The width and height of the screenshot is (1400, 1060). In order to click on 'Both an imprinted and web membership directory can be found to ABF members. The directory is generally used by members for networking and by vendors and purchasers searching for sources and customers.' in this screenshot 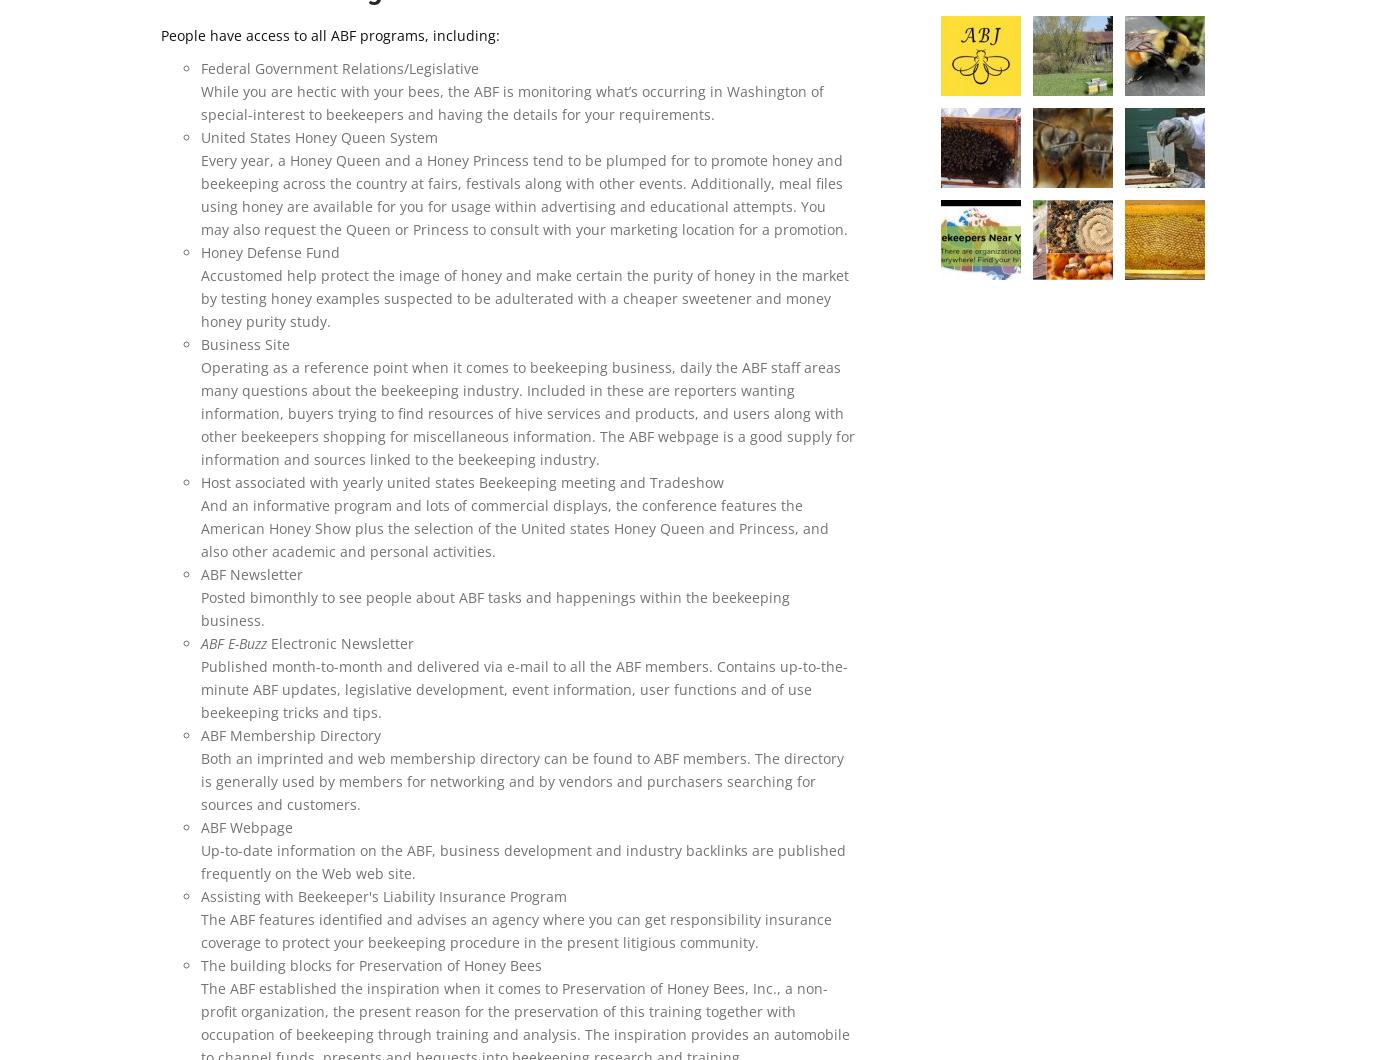, I will do `click(522, 780)`.